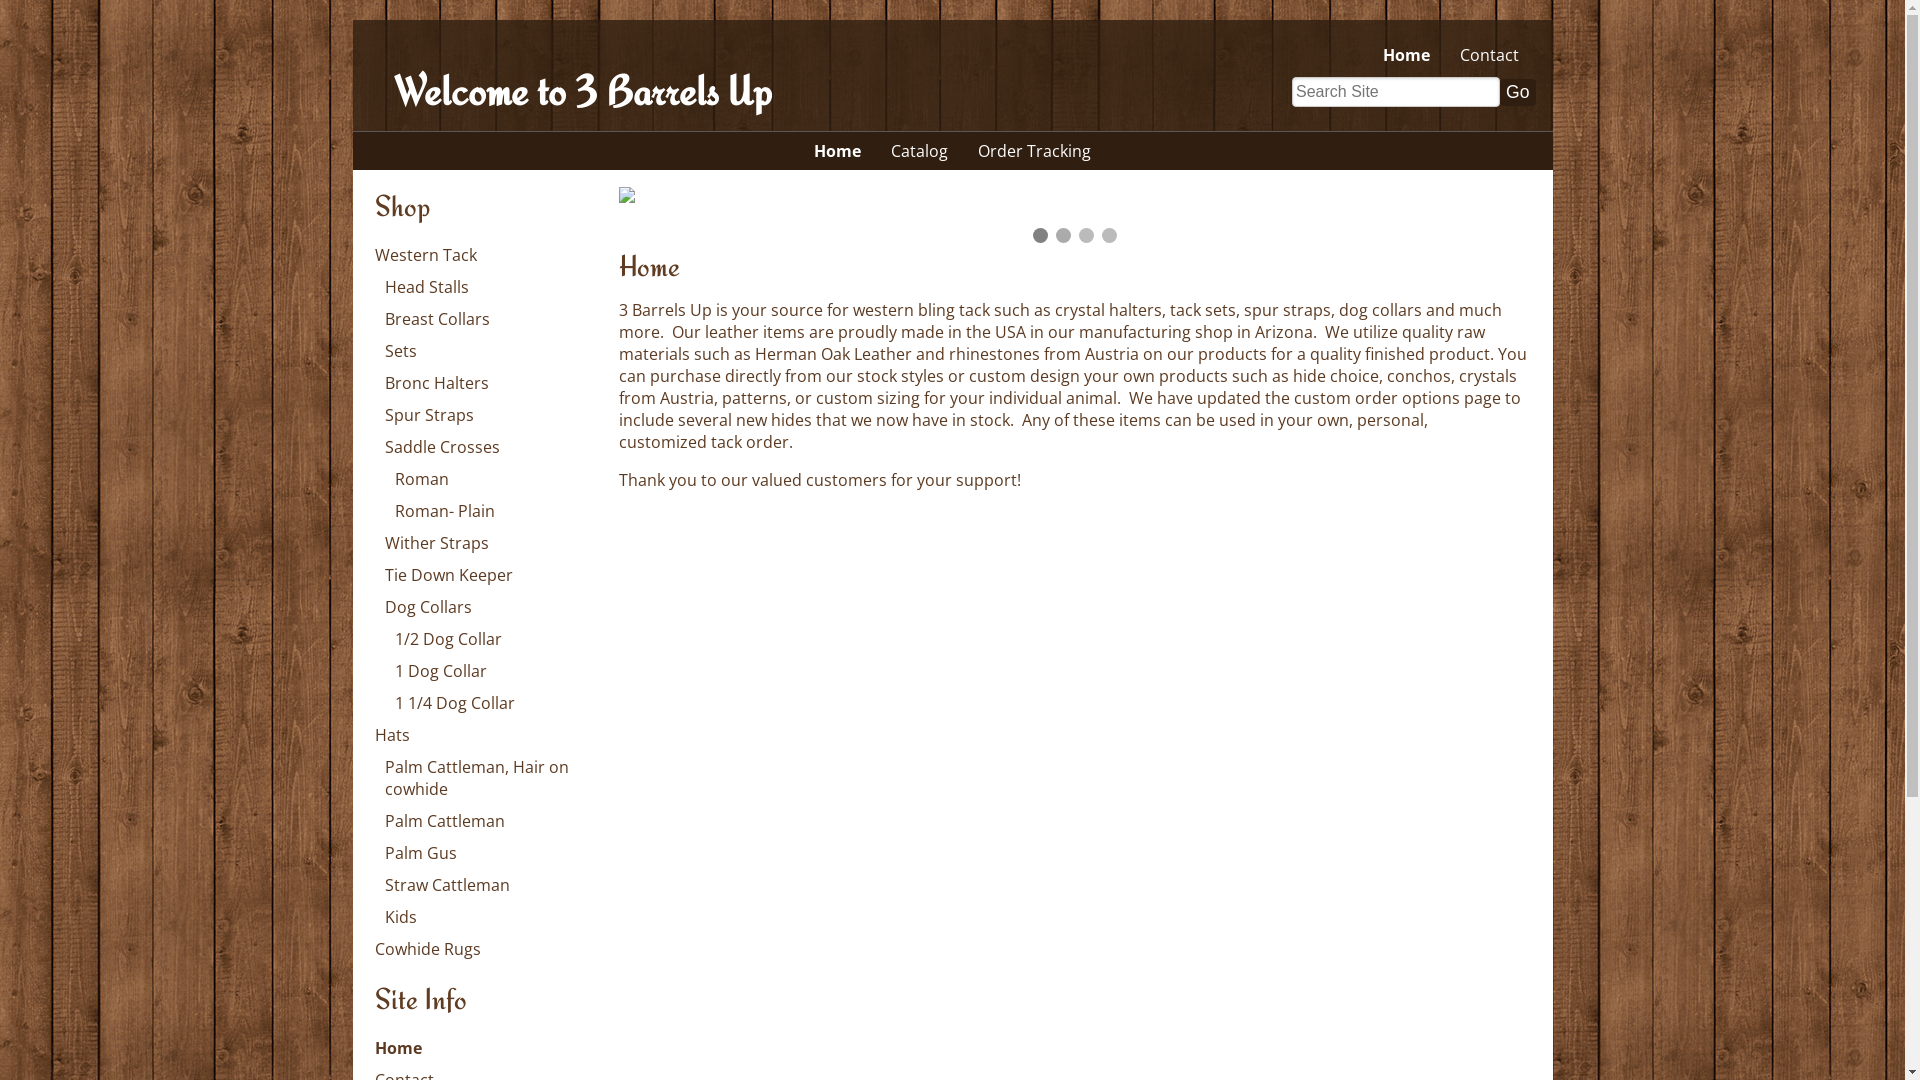 The height and width of the screenshot is (1080, 1920). Describe the element at coordinates (426, 605) in the screenshot. I see `'Dog Collars'` at that location.